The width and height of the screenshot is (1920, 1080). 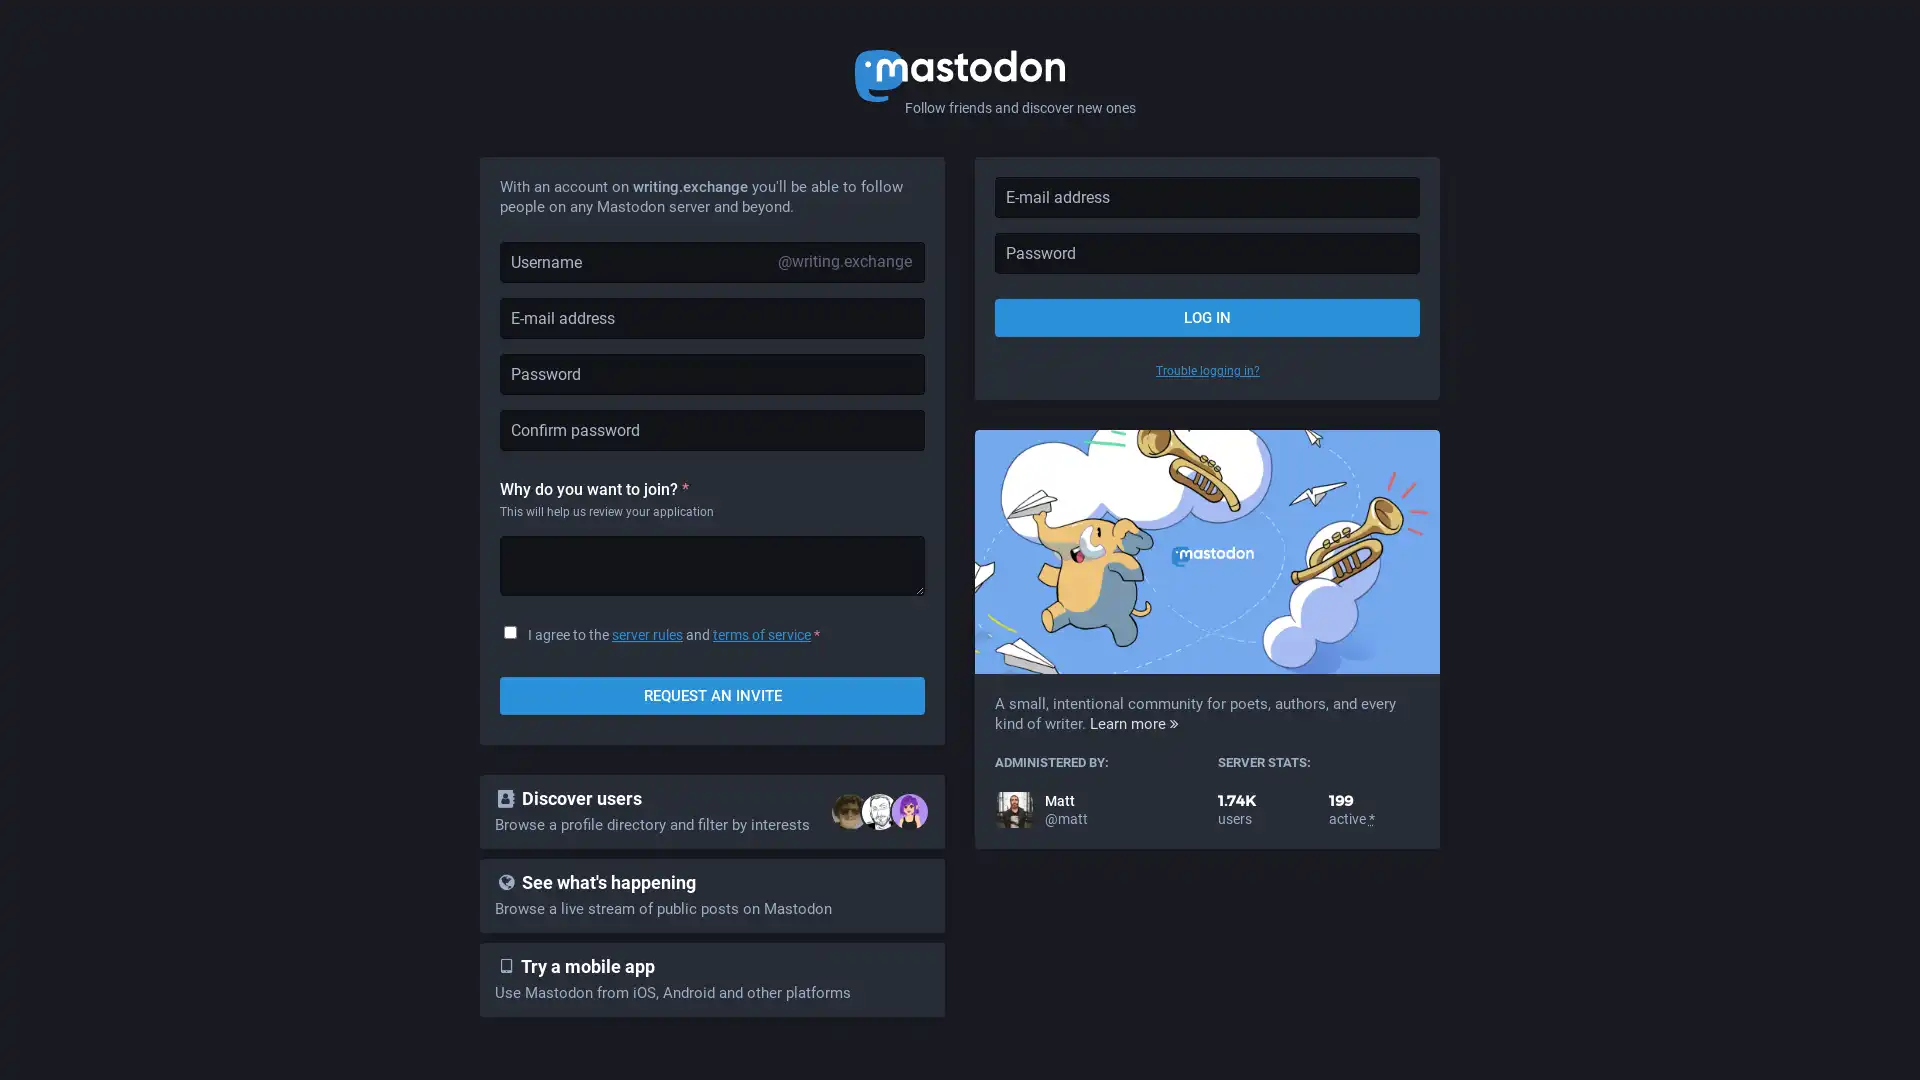 I want to click on REQUEST AN INVITE, so click(x=712, y=694).